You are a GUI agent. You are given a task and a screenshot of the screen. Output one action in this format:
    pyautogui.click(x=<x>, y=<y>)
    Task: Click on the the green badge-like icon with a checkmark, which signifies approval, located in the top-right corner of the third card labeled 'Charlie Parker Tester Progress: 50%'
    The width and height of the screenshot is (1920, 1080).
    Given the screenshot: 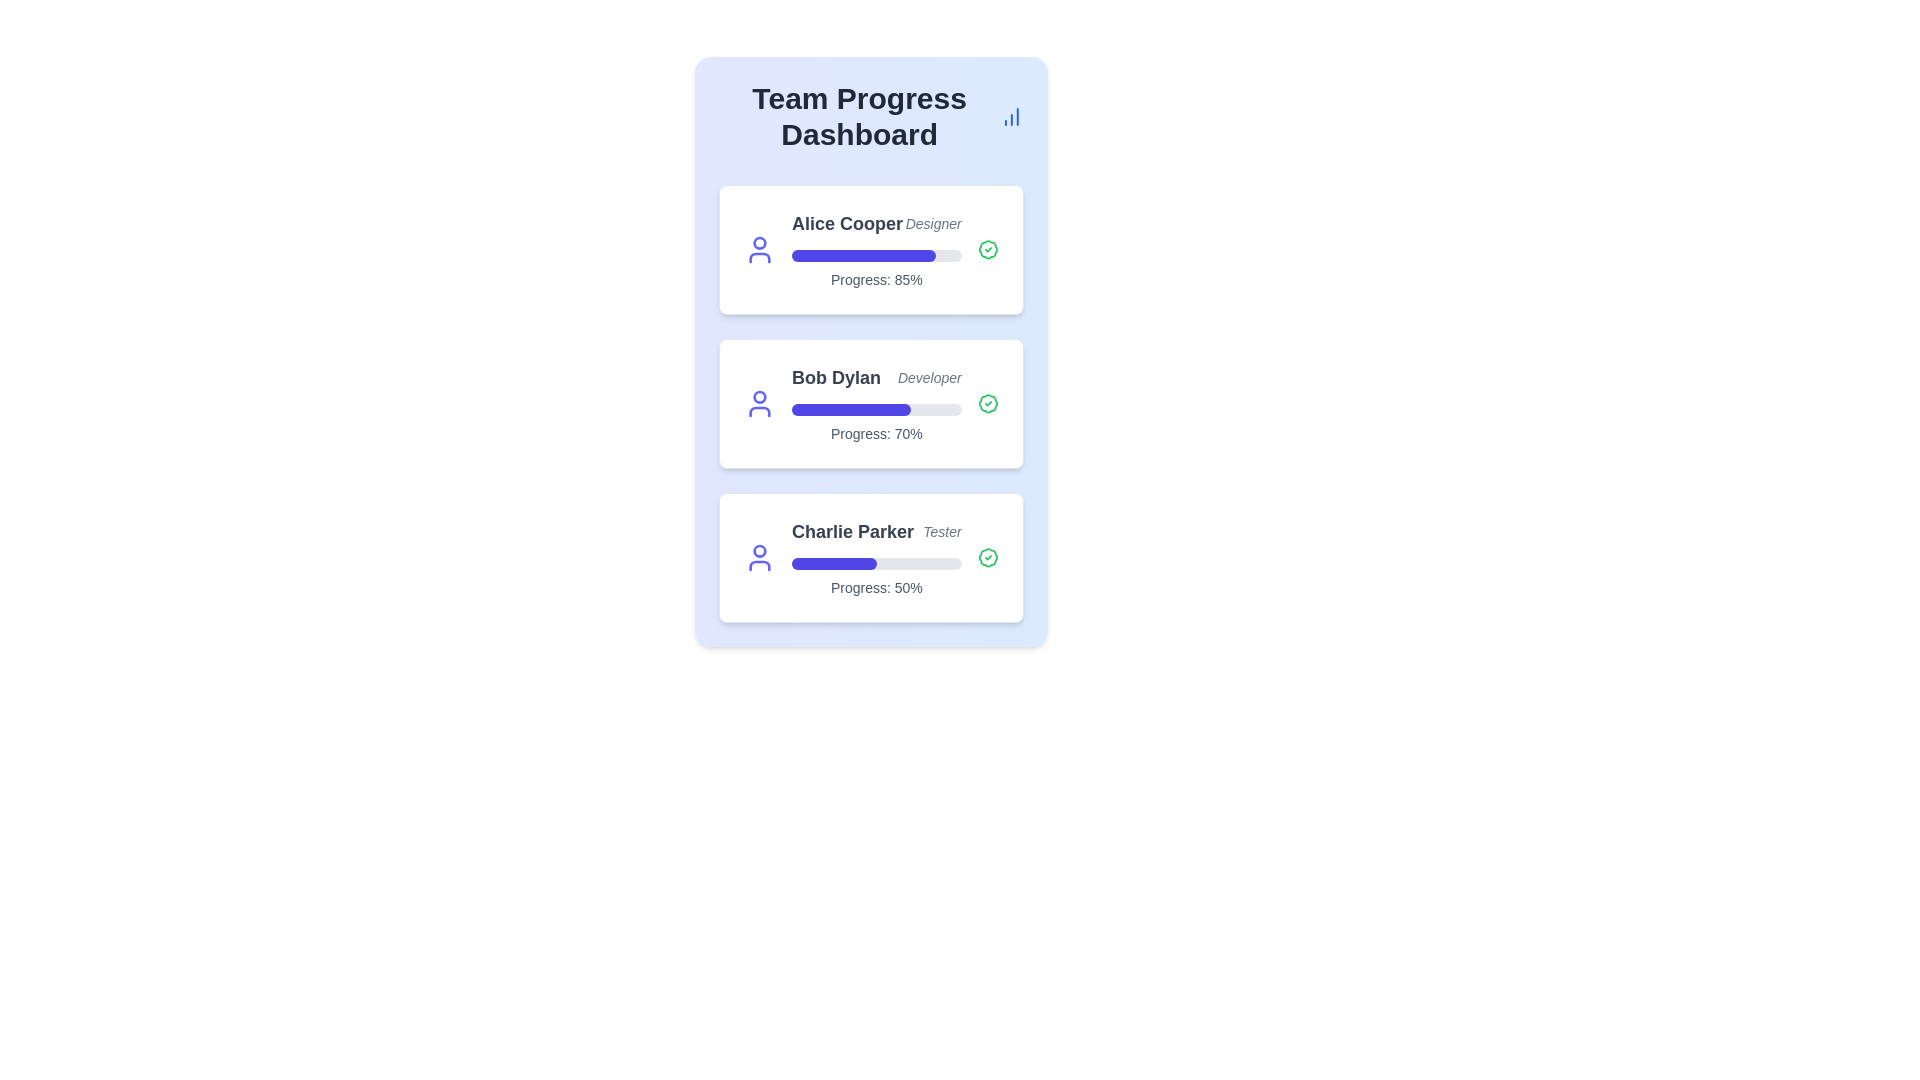 What is the action you would take?
    pyautogui.click(x=988, y=558)
    